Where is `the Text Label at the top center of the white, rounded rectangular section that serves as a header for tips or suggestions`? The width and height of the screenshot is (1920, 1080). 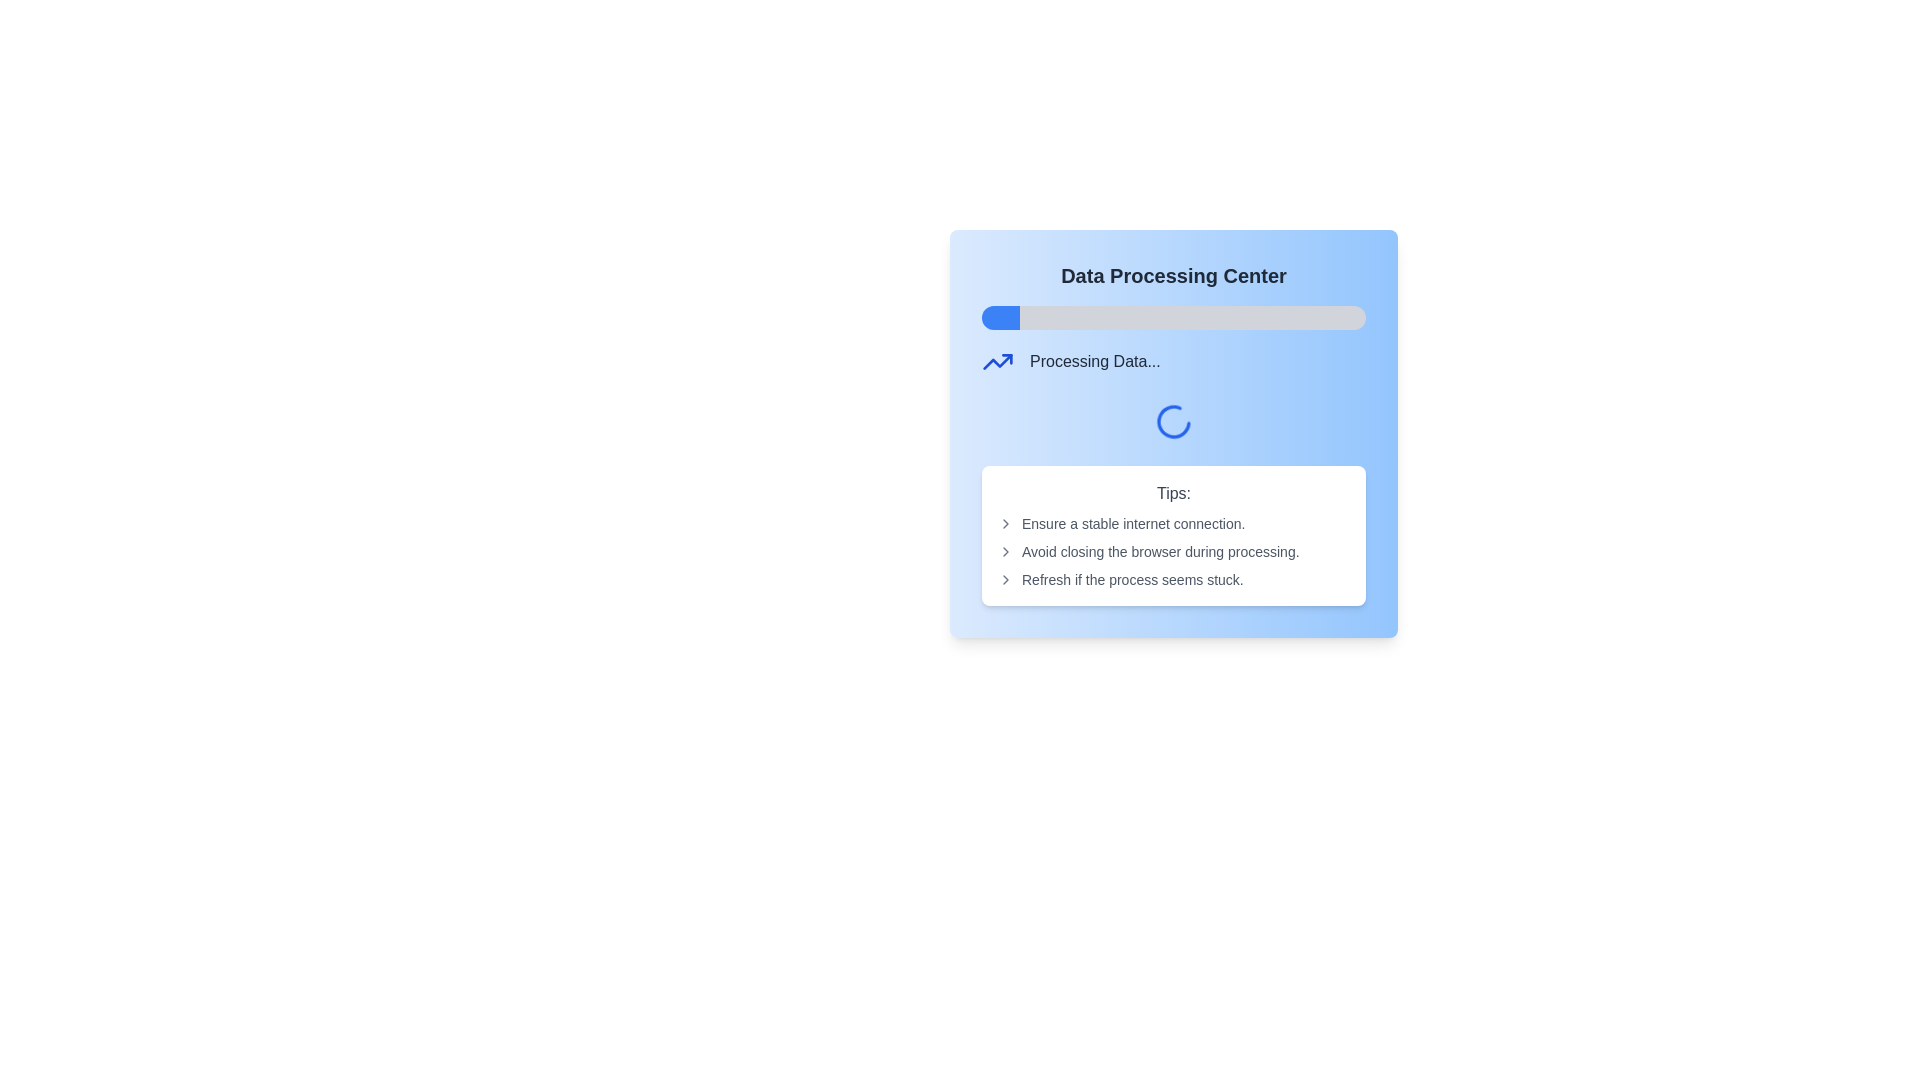
the Text Label at the top center of the white, rounded rectangular section that serves as a header for tips or suggestions is located at coordinates (1174, 493).